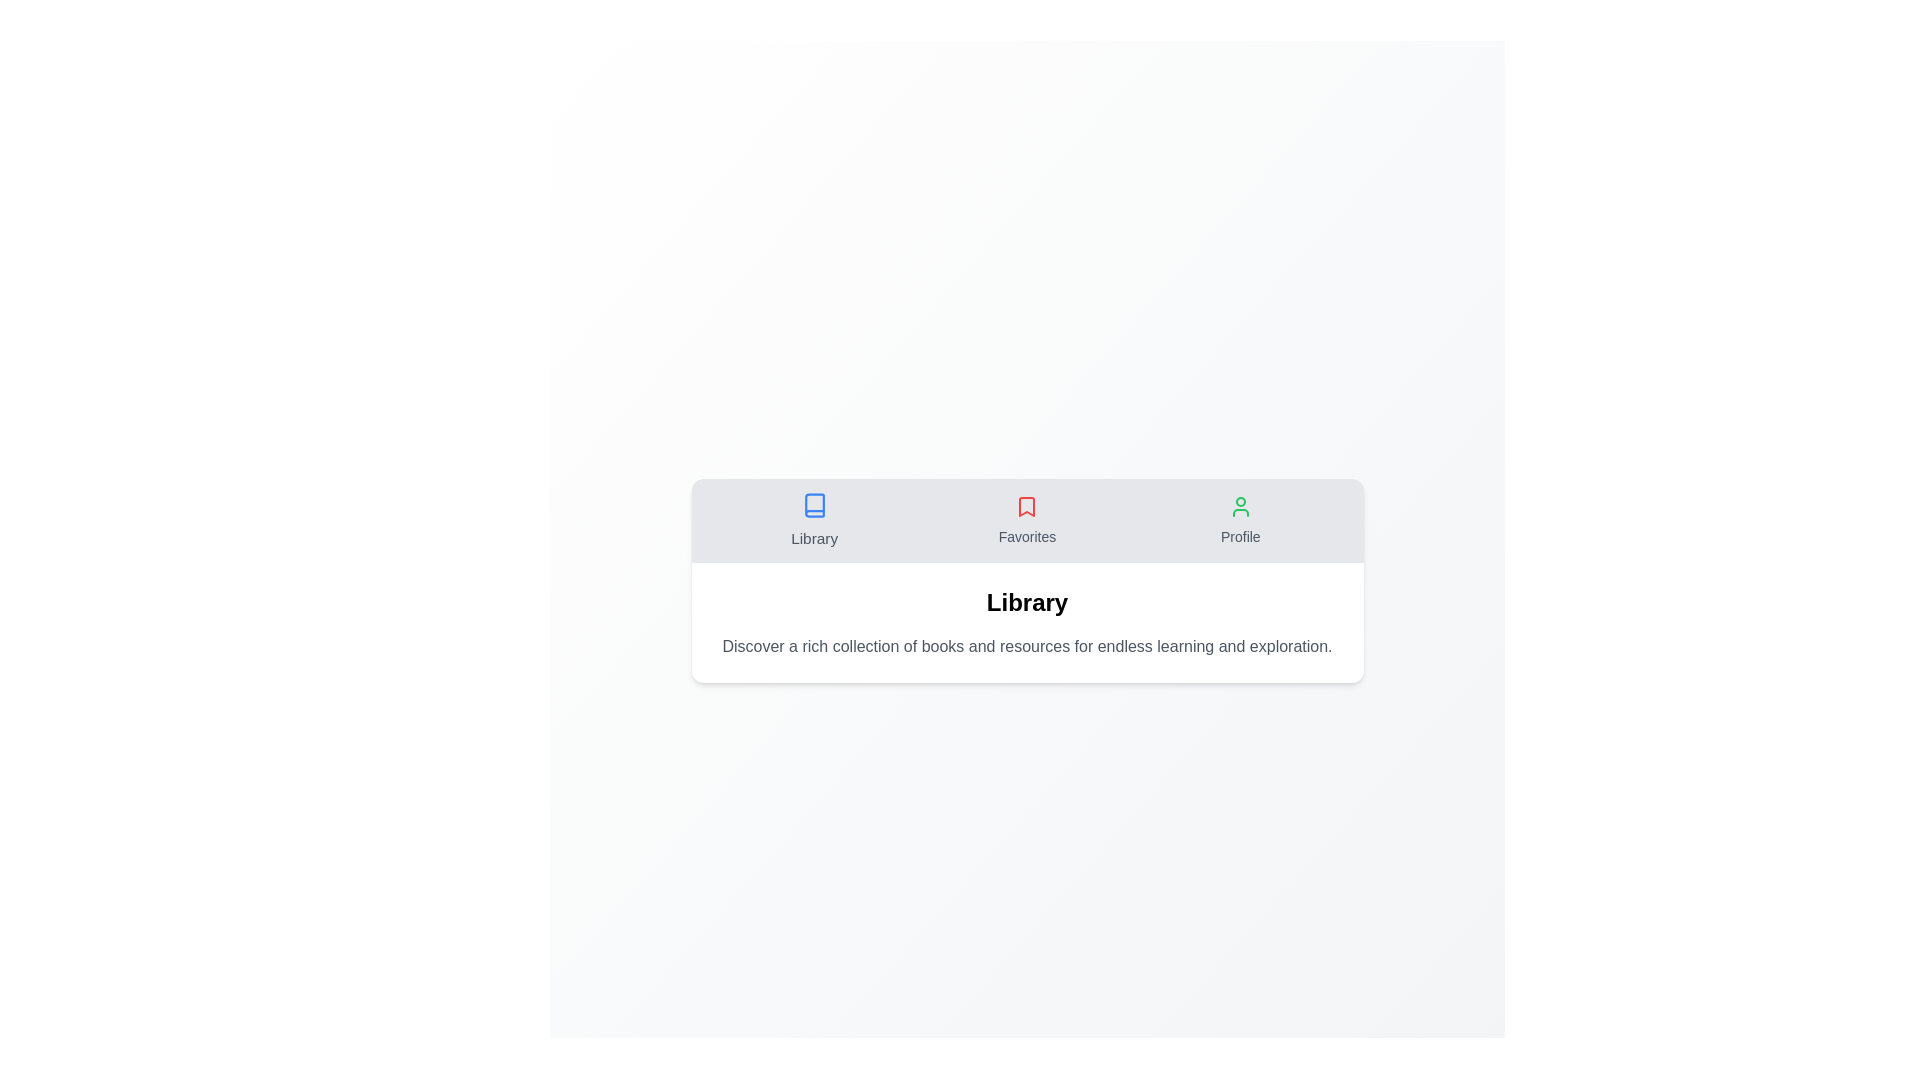  What do you see at coordinates (1027, 519) in the screenshot?
I see `the tab labeled Favorites` at bounding box center [1027, 519].